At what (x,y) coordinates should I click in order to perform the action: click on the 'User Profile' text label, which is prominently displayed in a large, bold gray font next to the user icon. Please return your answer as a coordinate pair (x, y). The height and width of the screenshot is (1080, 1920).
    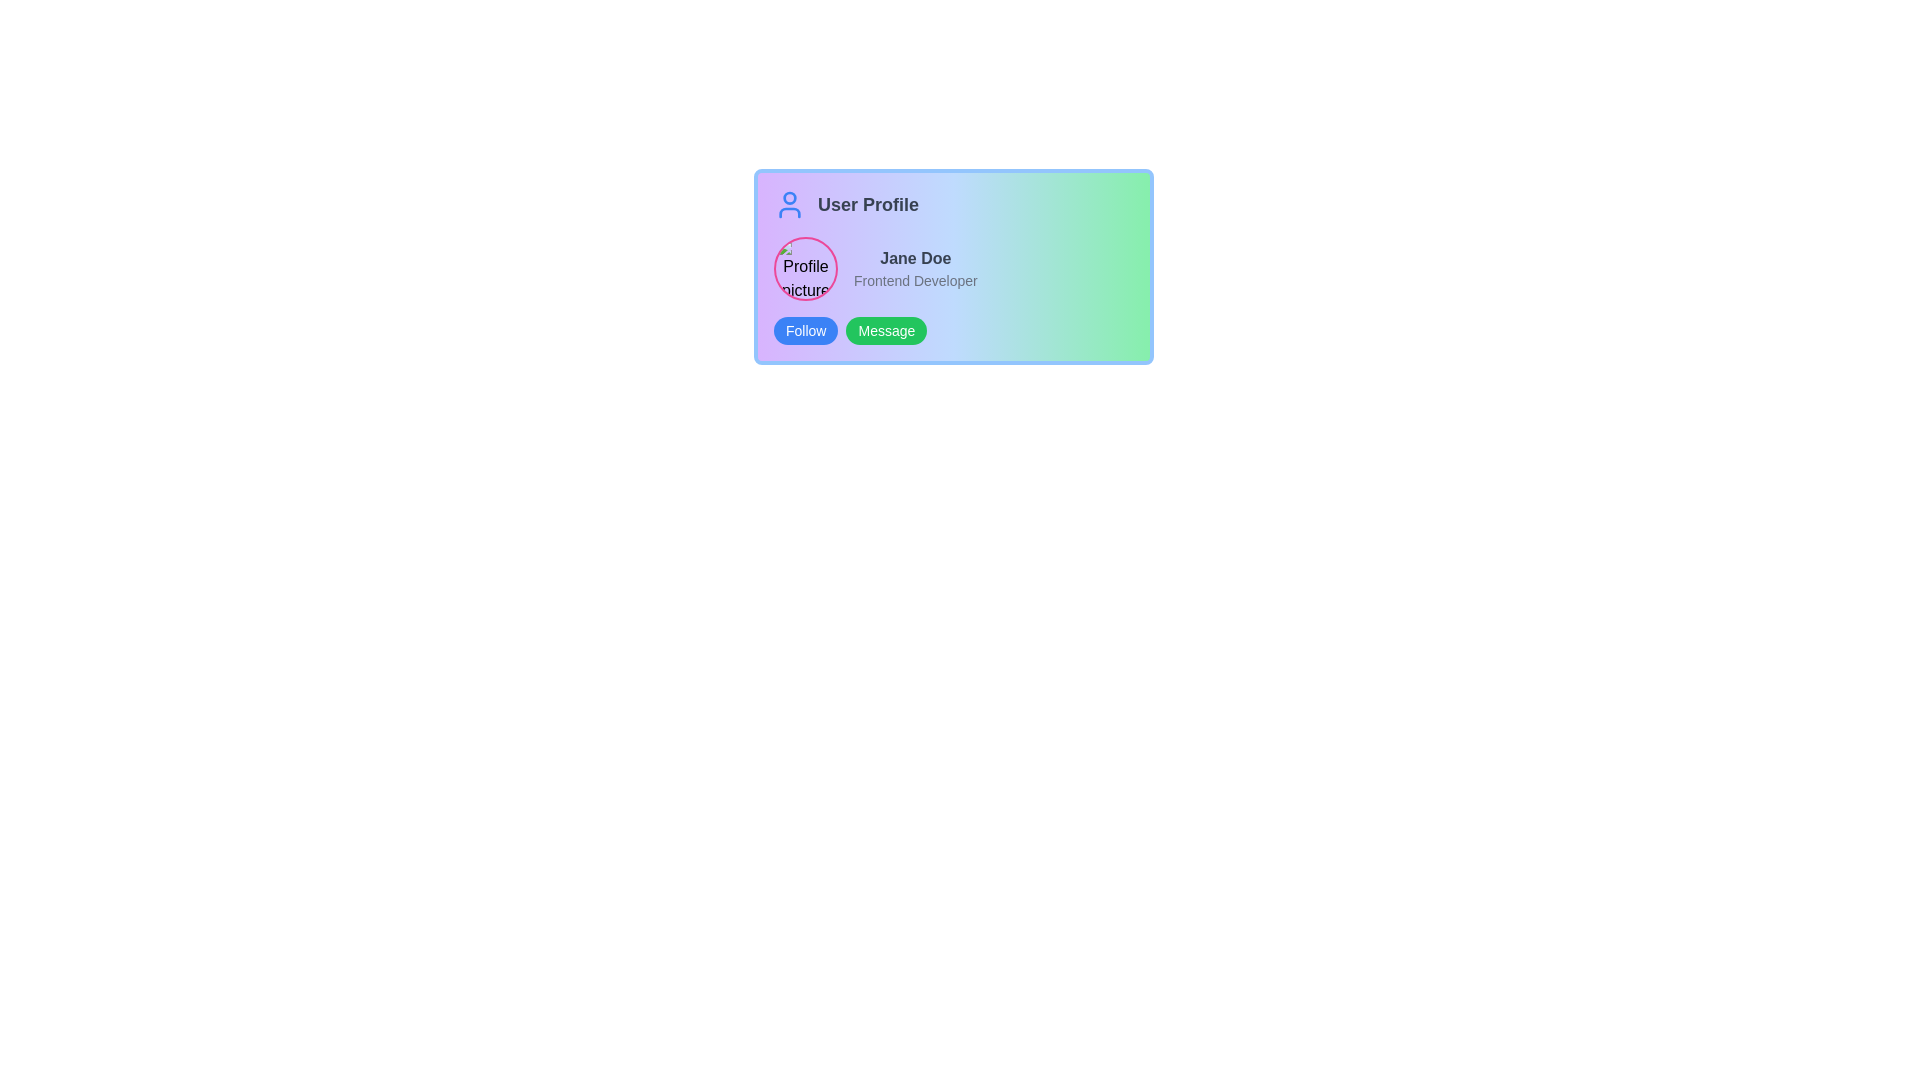
    Looking at the image, I should click on (868, 204).